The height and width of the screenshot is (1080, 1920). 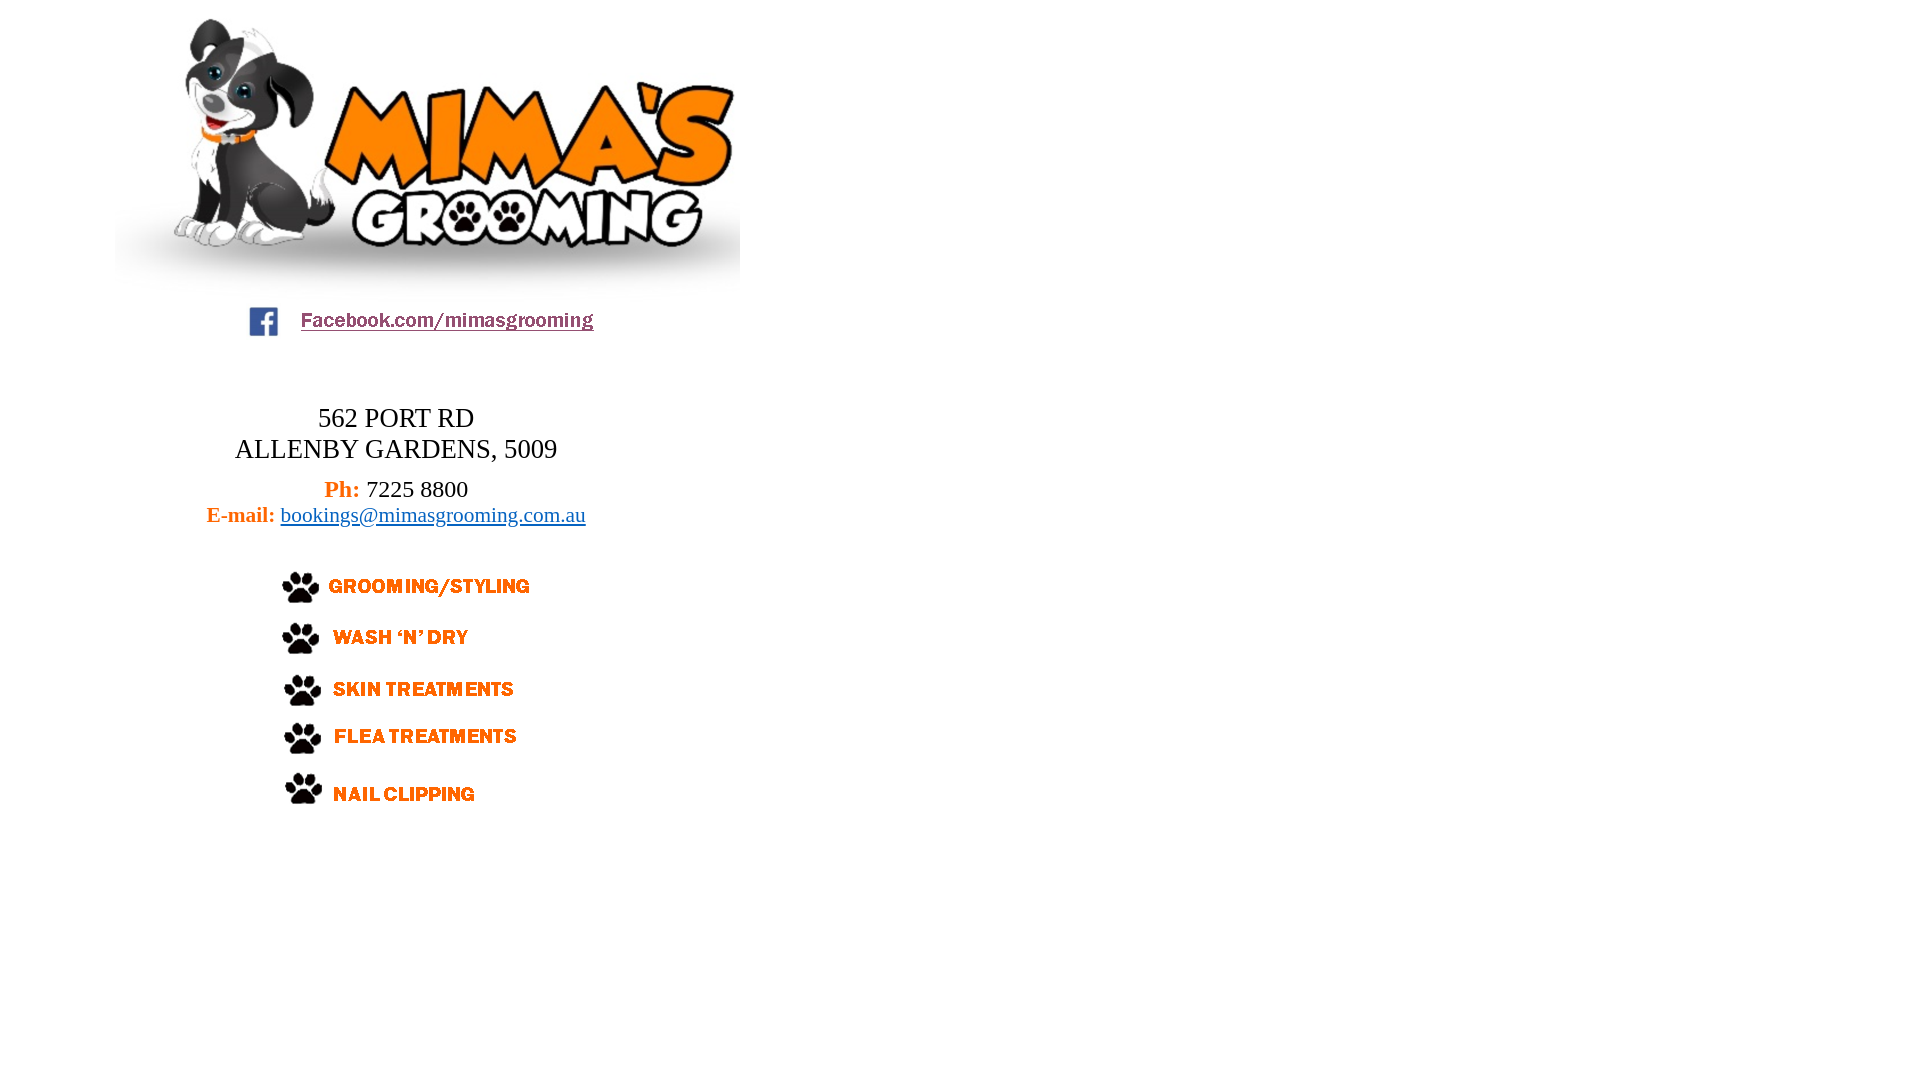 What do you see at coordinates (432, 514) in the screenshot?
I see `'bookings@mimasgrooming.com.au'` at bounding box center [432, 514].